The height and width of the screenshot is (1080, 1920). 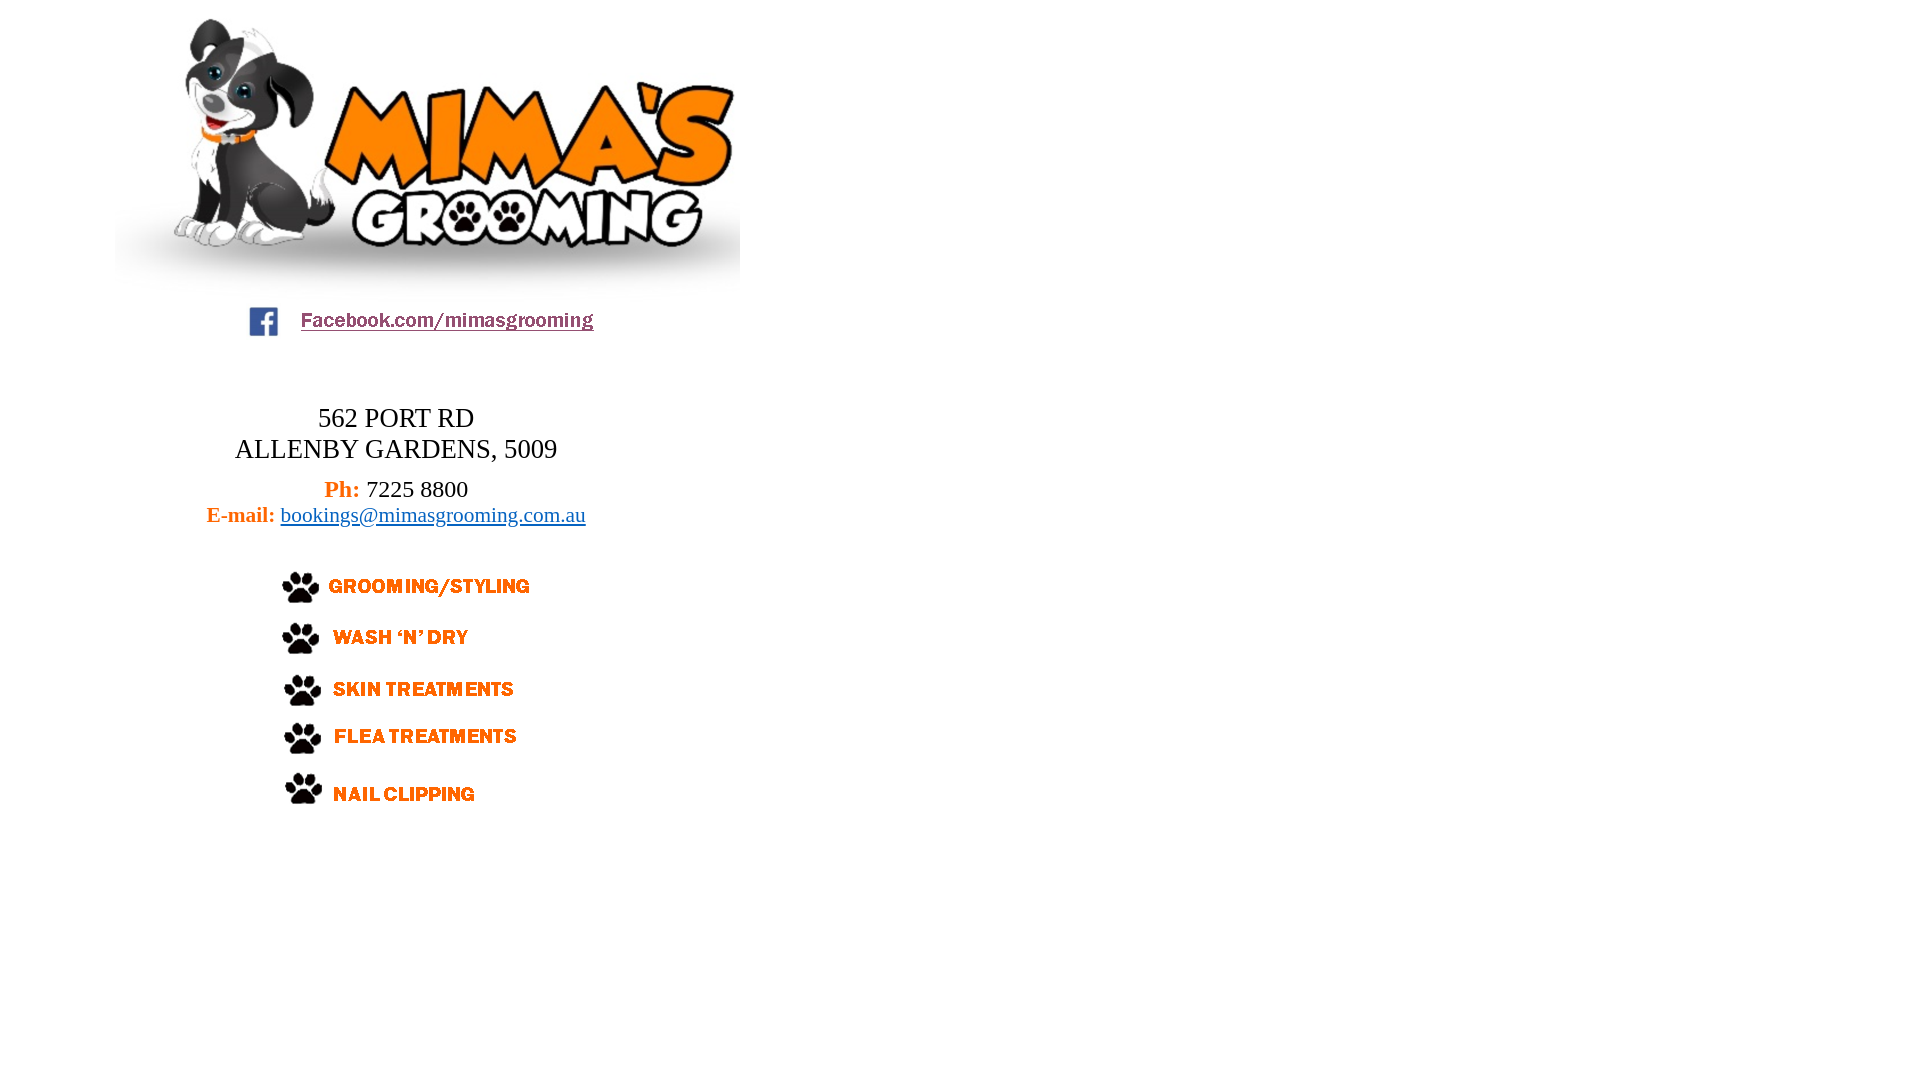 What do you see at coordinates (432, 514) in the screenshot?
I see `'bookings@mimasgrooming.com.au'` at bounding box center [432, 514].